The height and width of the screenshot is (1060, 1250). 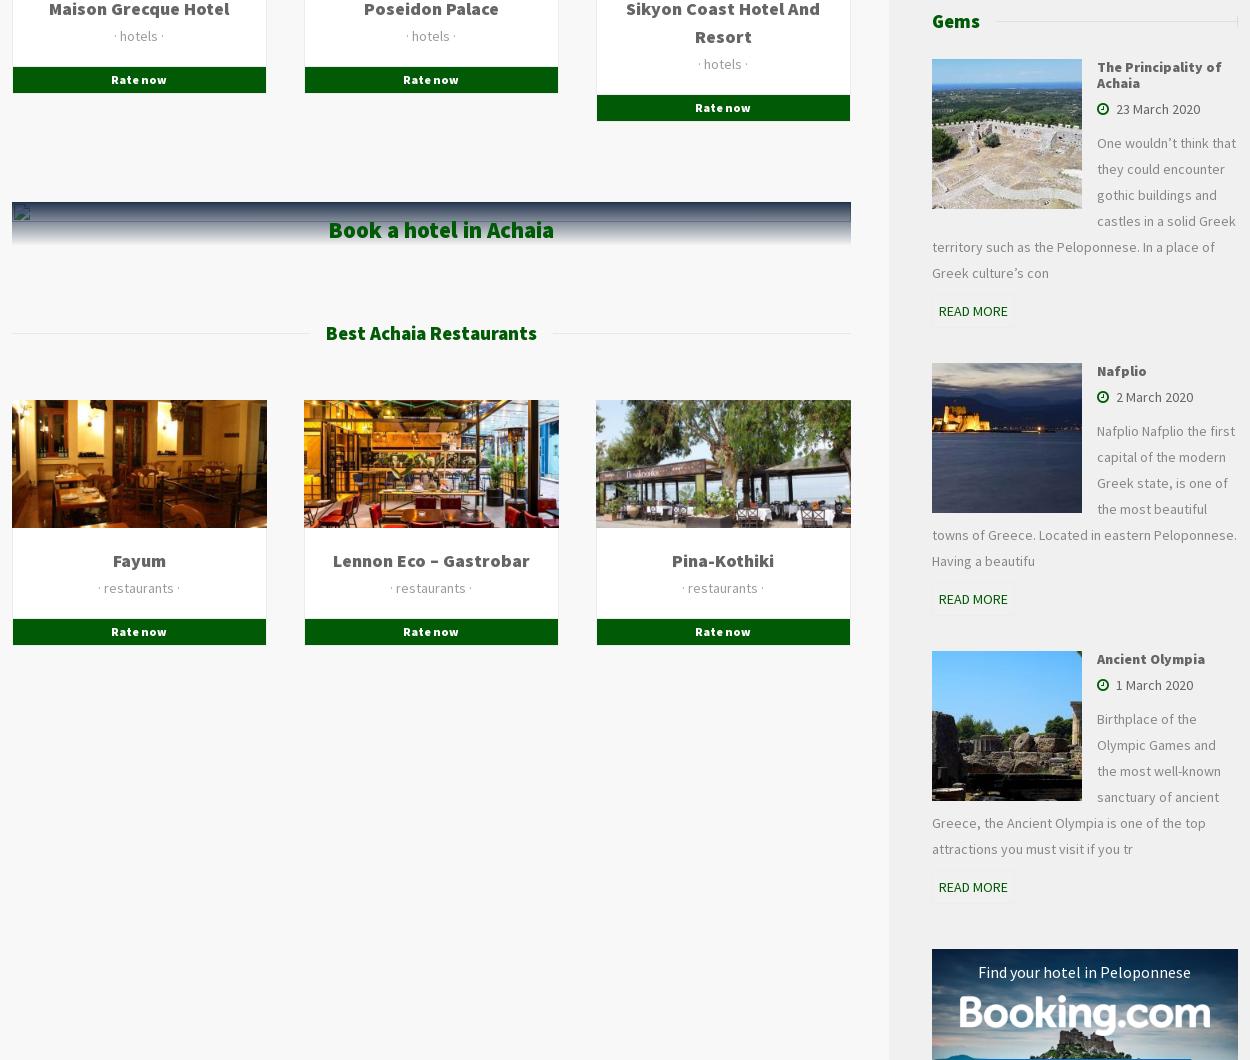 What do you see at coordinates (453, 519) in the screenshot?
I see `'30 - 32 Georgiou Squ., Patra 262-21'` at bounding box center [453, 519].